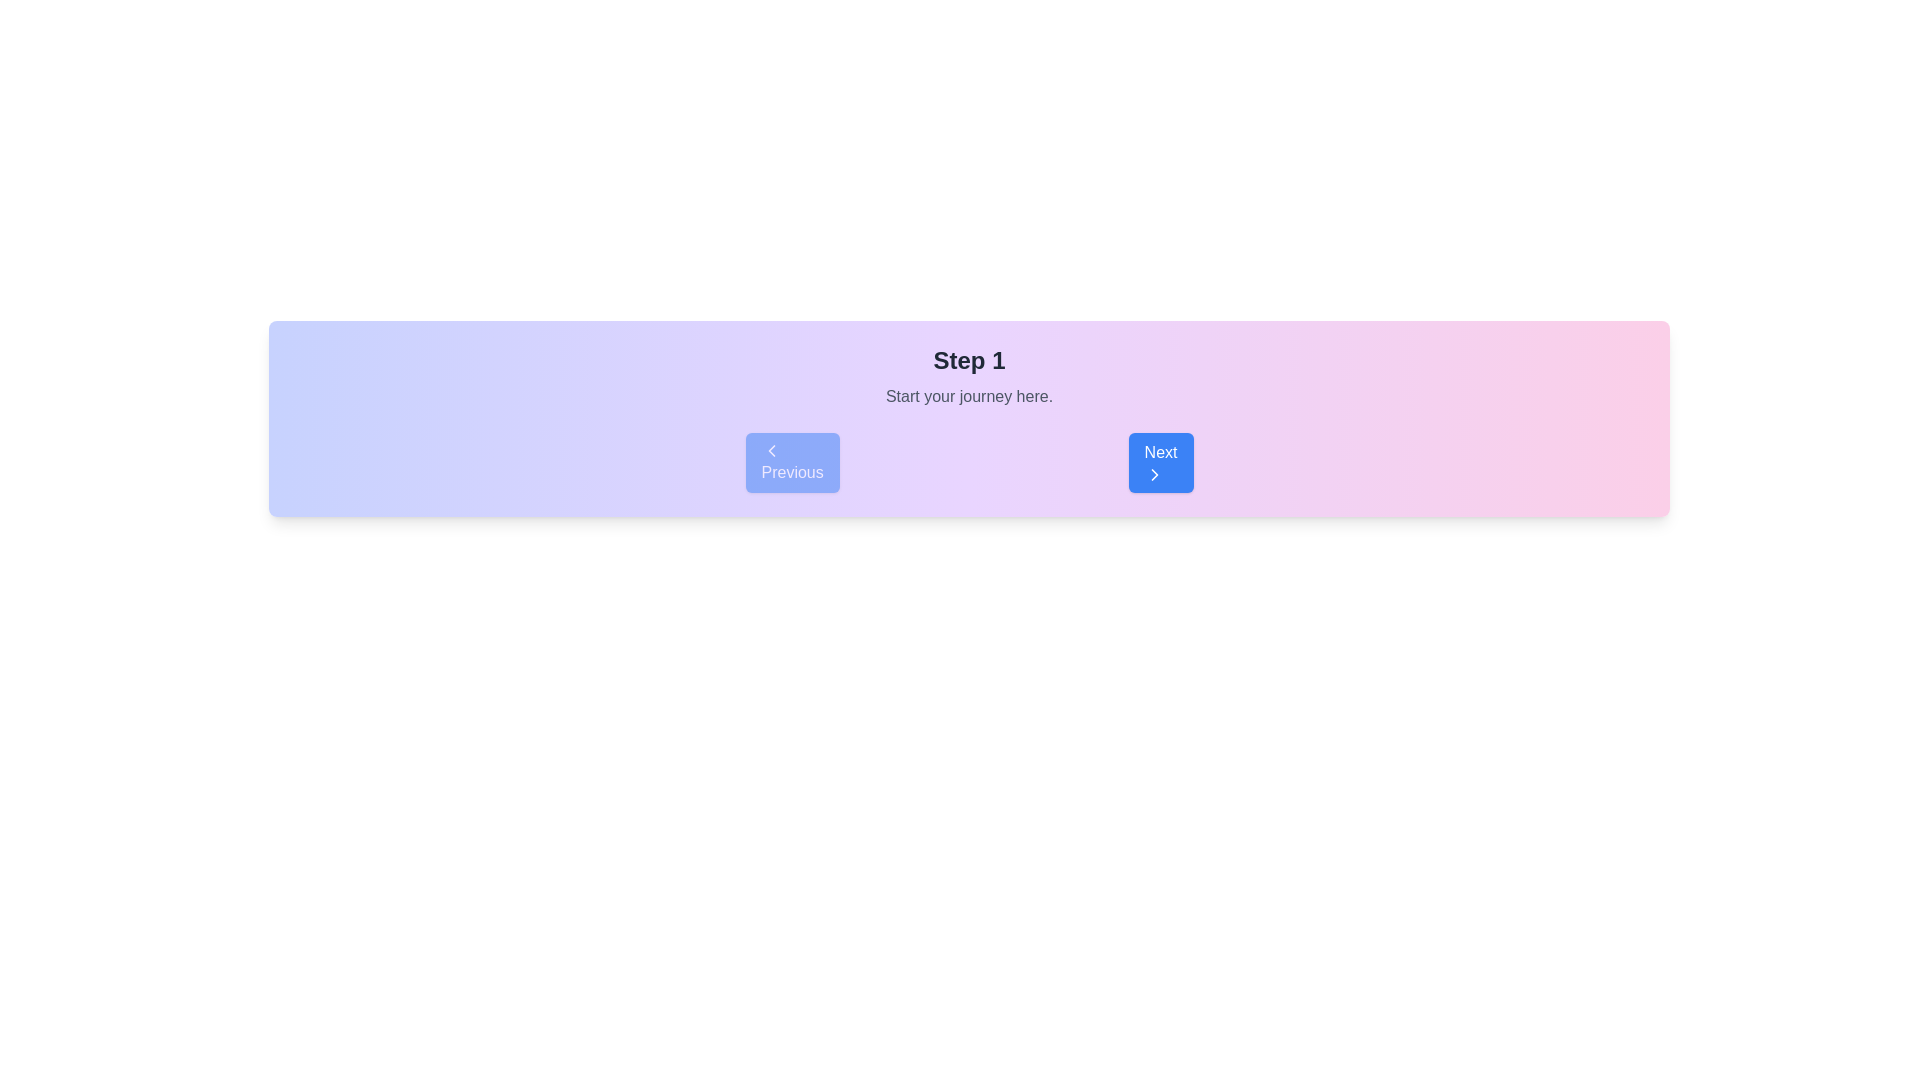  I want to click on the right-pointing arrow icon located inside the 'Next' button, which serves as a visual cue for progression in the UI, so click(1154, 474).